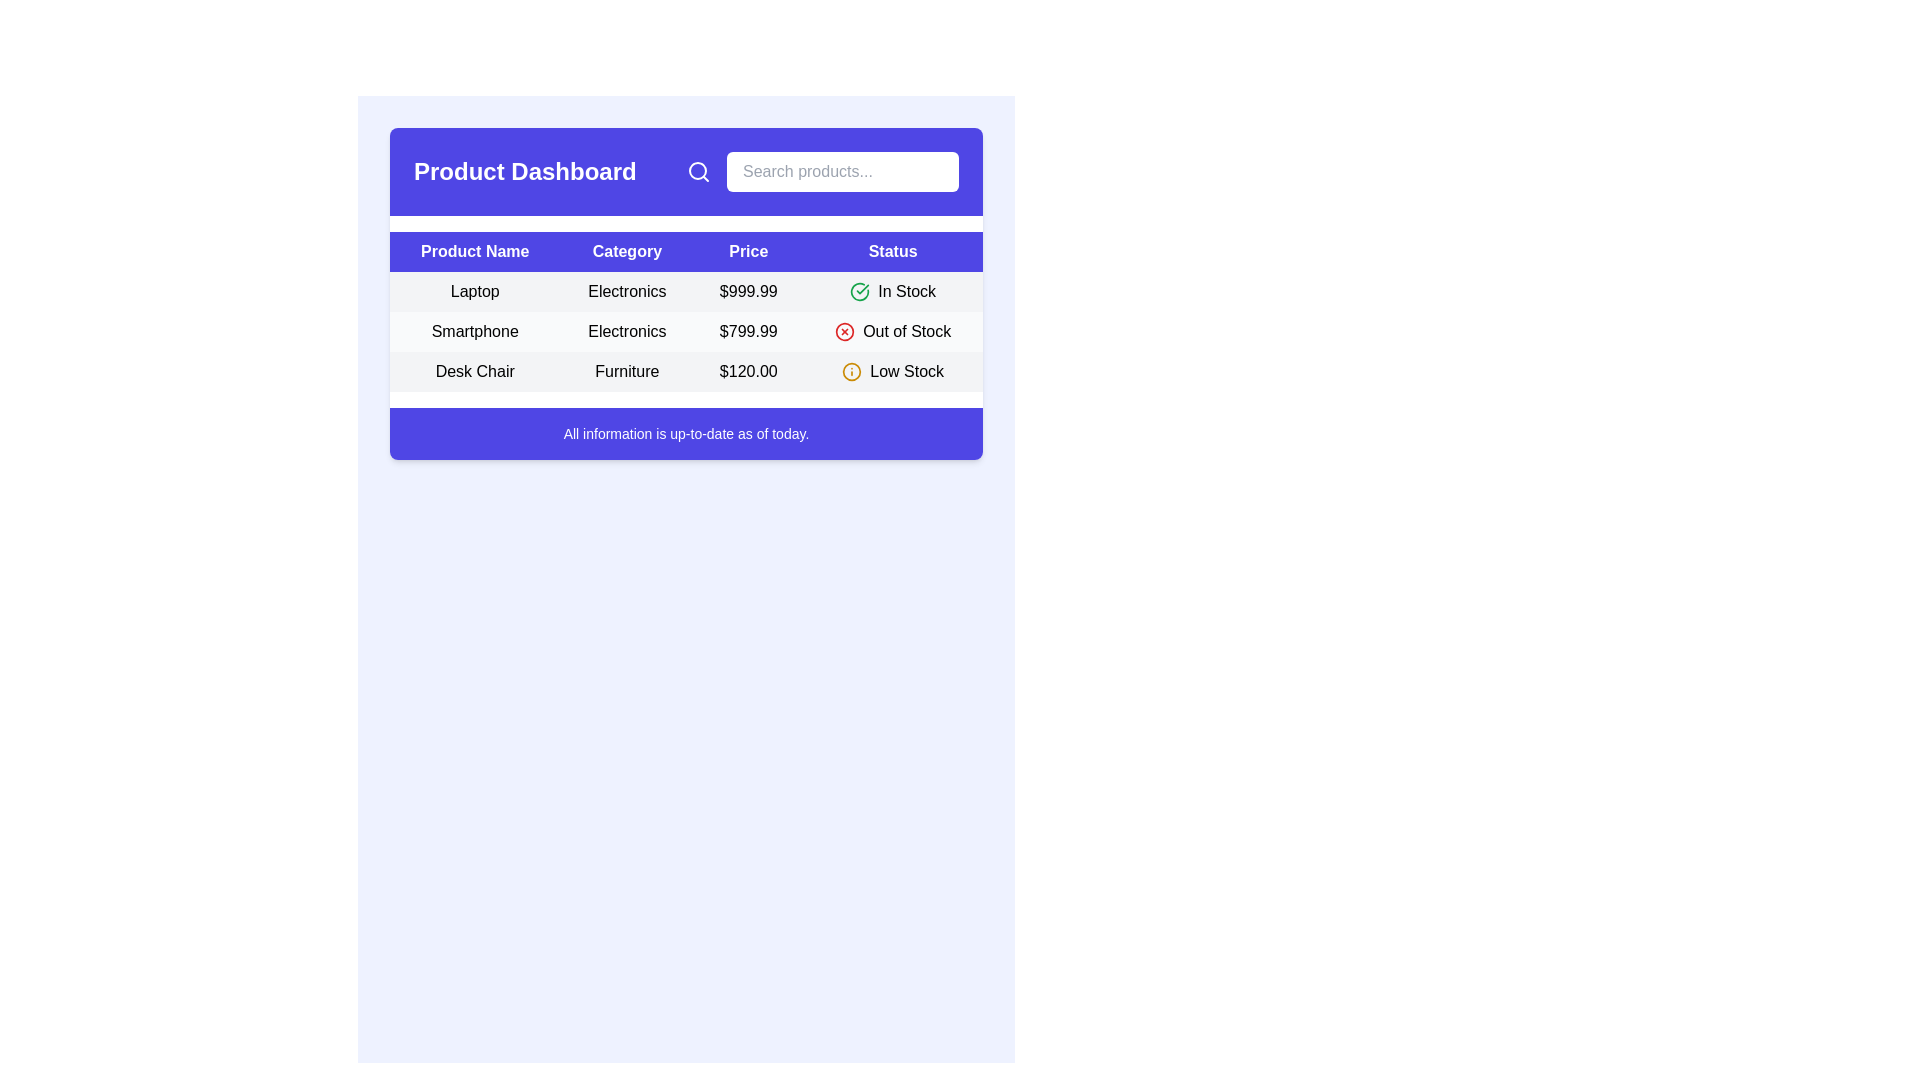 The height and width of the screenshot is (1080, 1920). I want to click on the 'Electronics' text label, which is a black text on a light gray background, located in the second cell of the 'Category' column in the first row of the table, so click(626, 292).